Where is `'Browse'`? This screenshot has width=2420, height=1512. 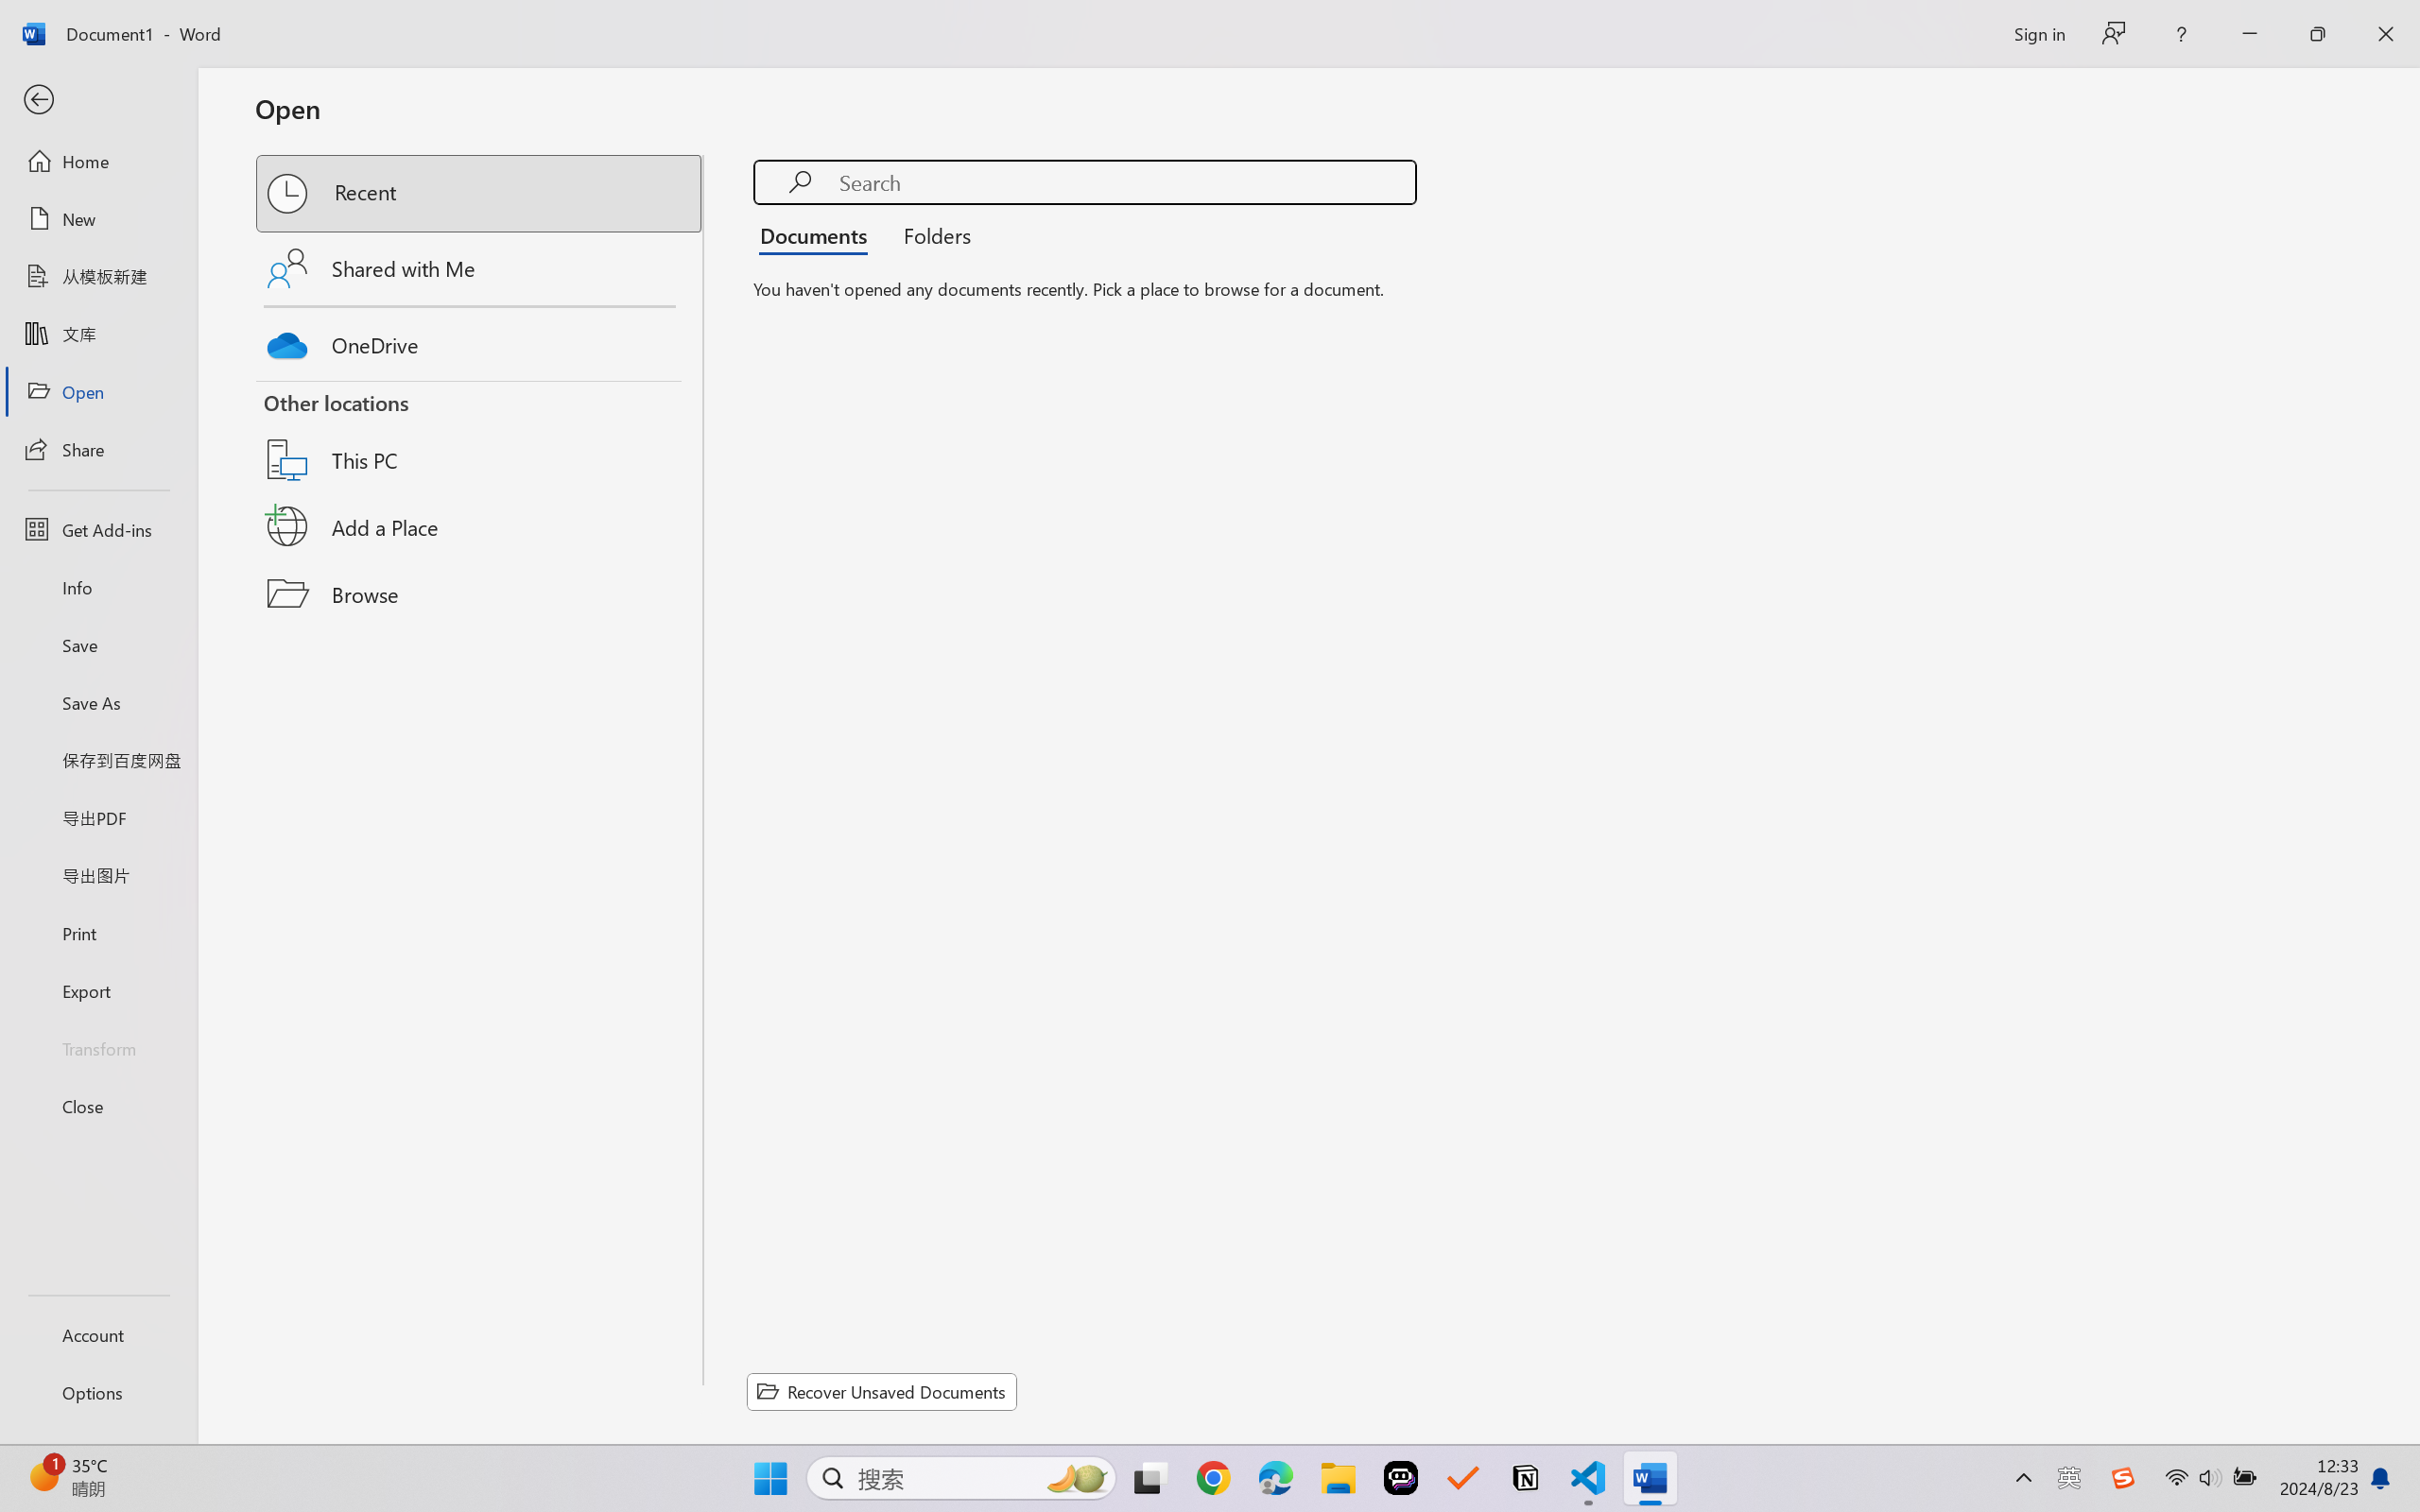 'Browse' is located at coordinates (480, 593).